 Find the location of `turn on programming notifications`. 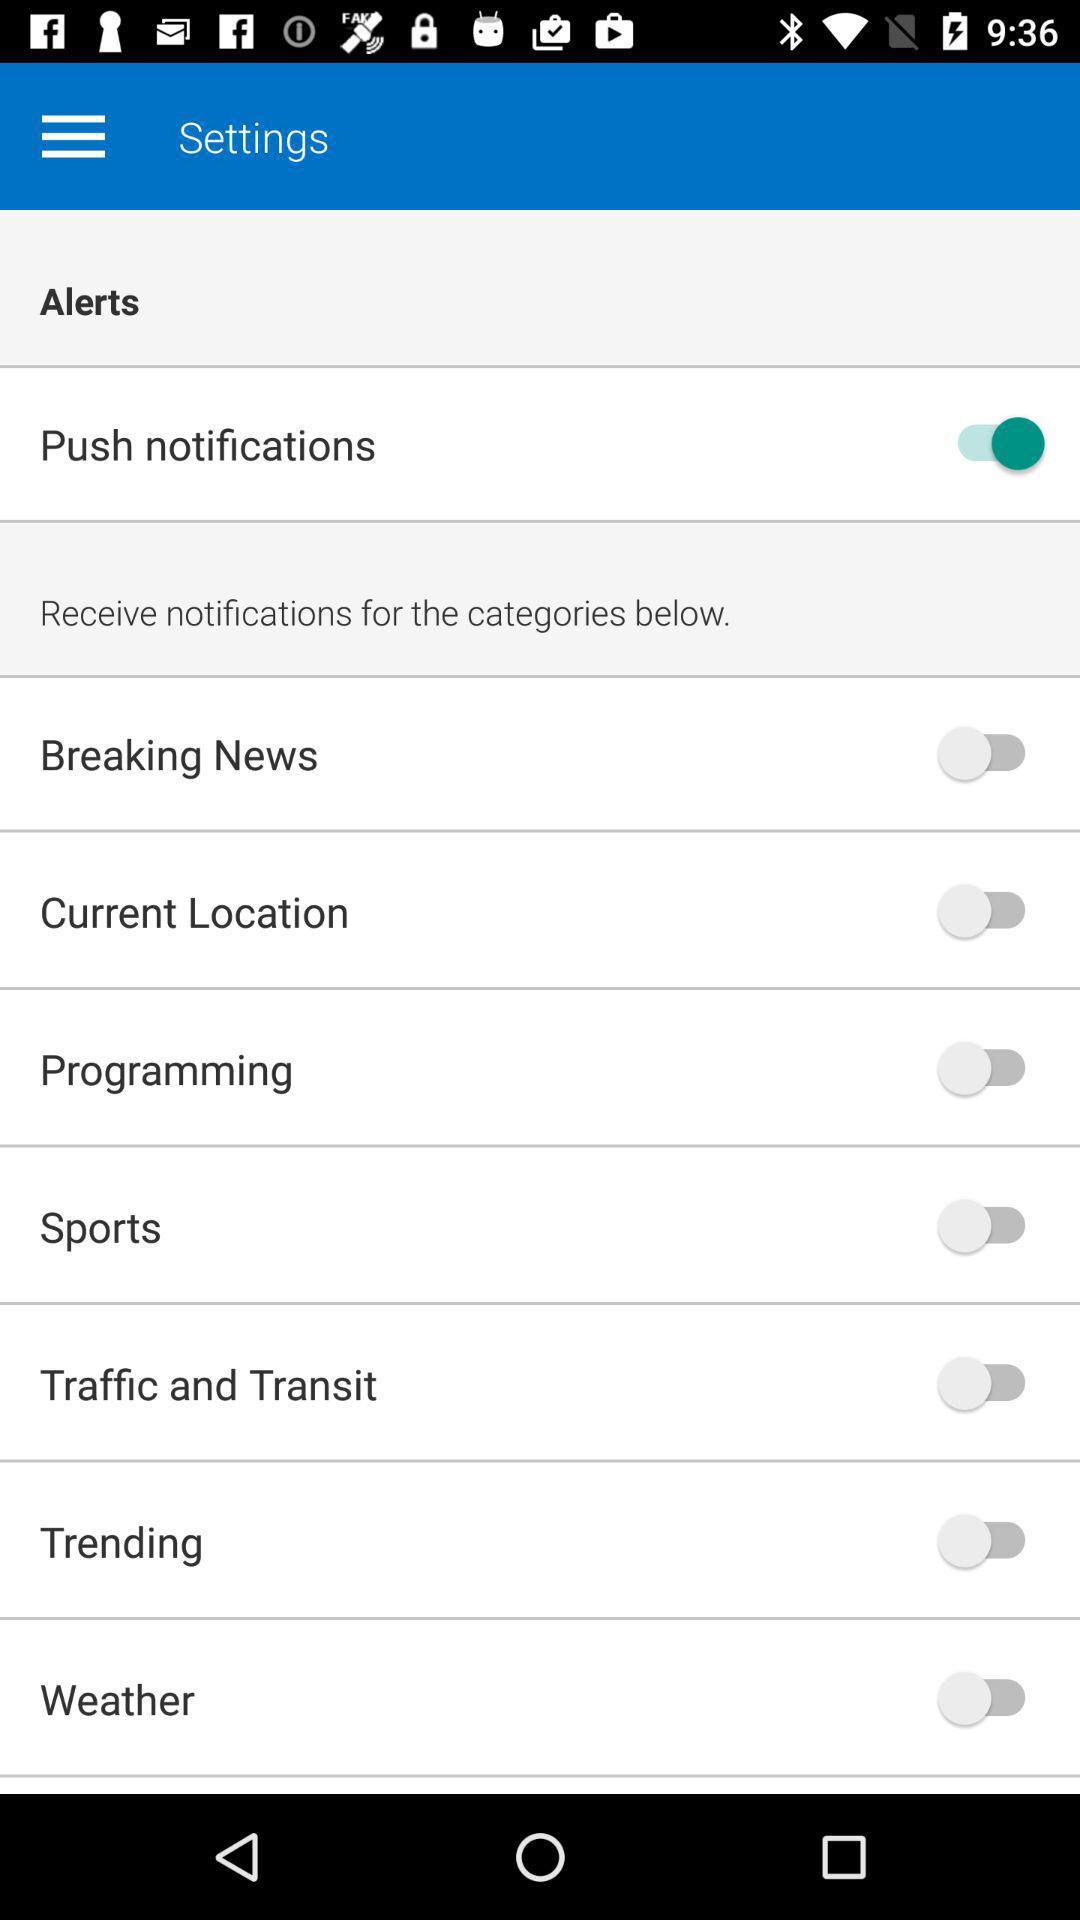

turn on programming notifications is located at coordinates (991, 1067).